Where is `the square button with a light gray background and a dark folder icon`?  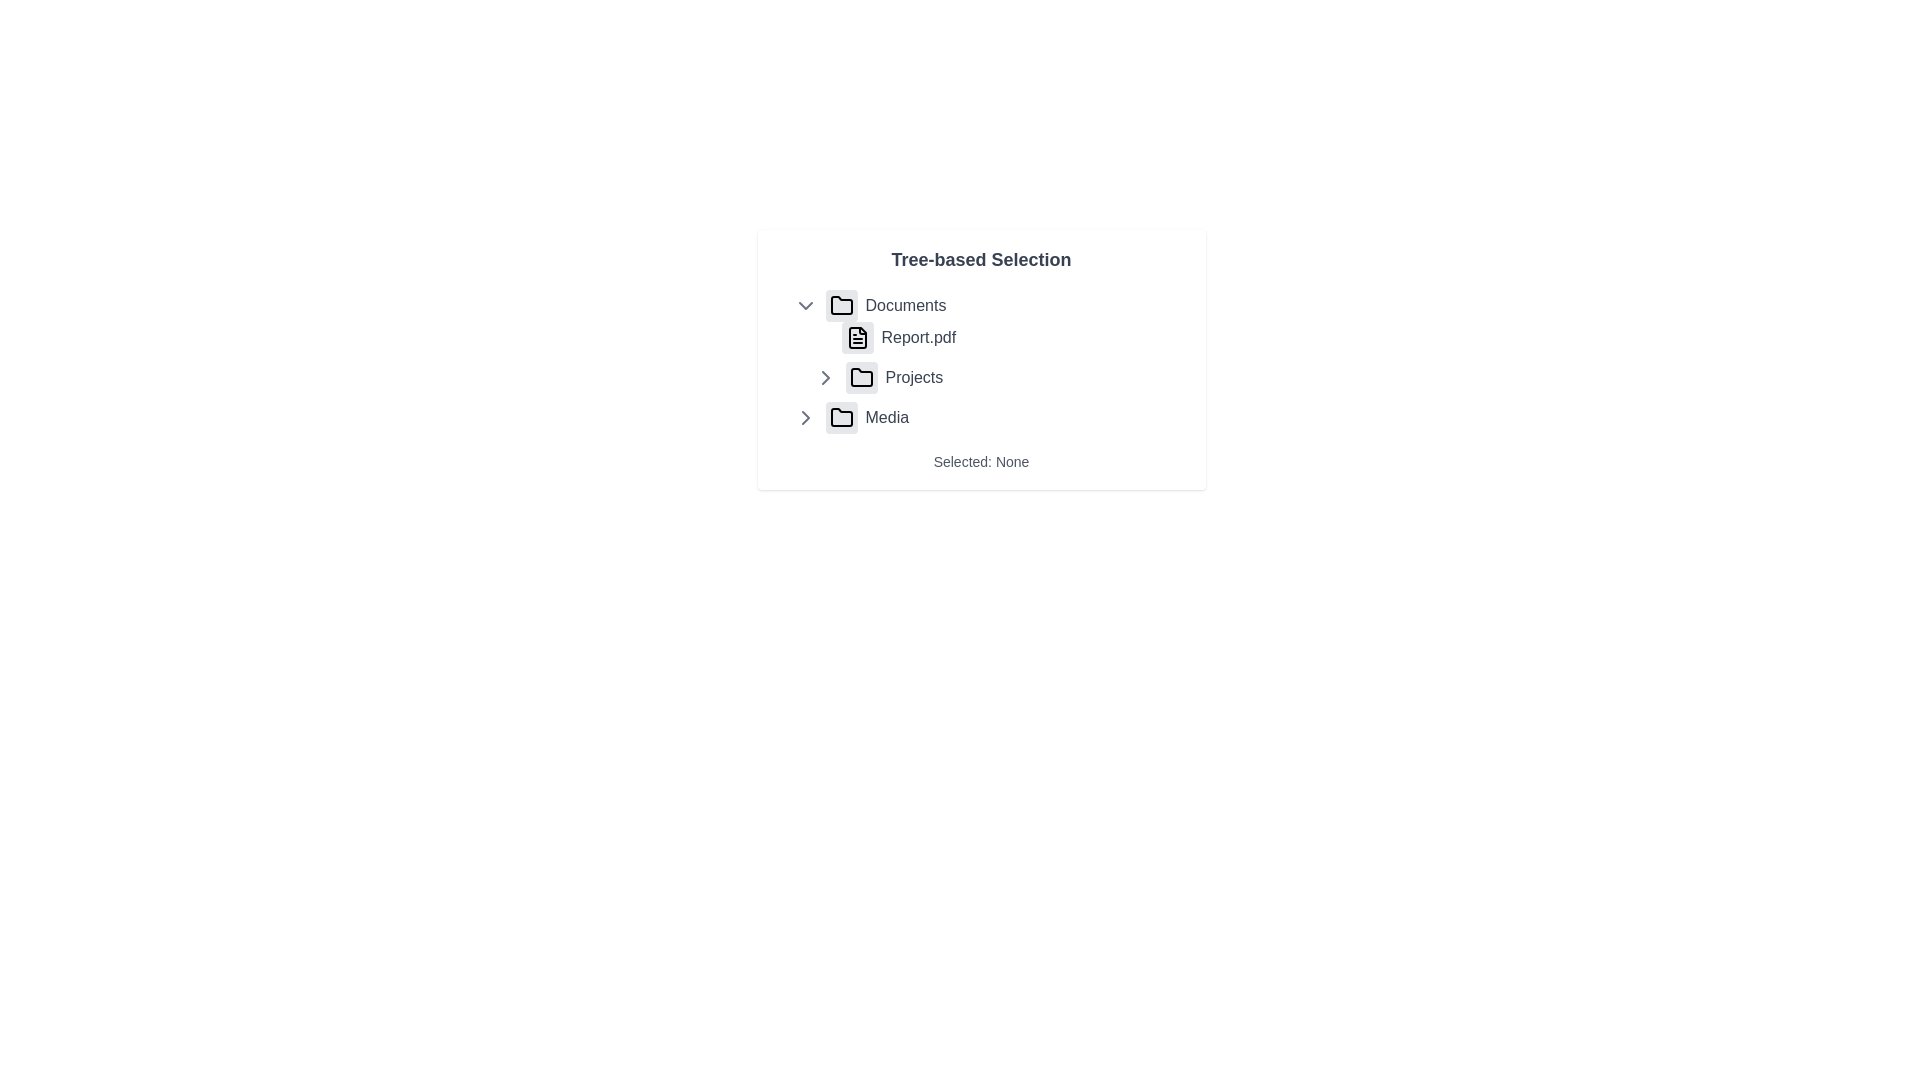 the square button with a light gray background and a dark folder icon is located at coordinates (841, 416).